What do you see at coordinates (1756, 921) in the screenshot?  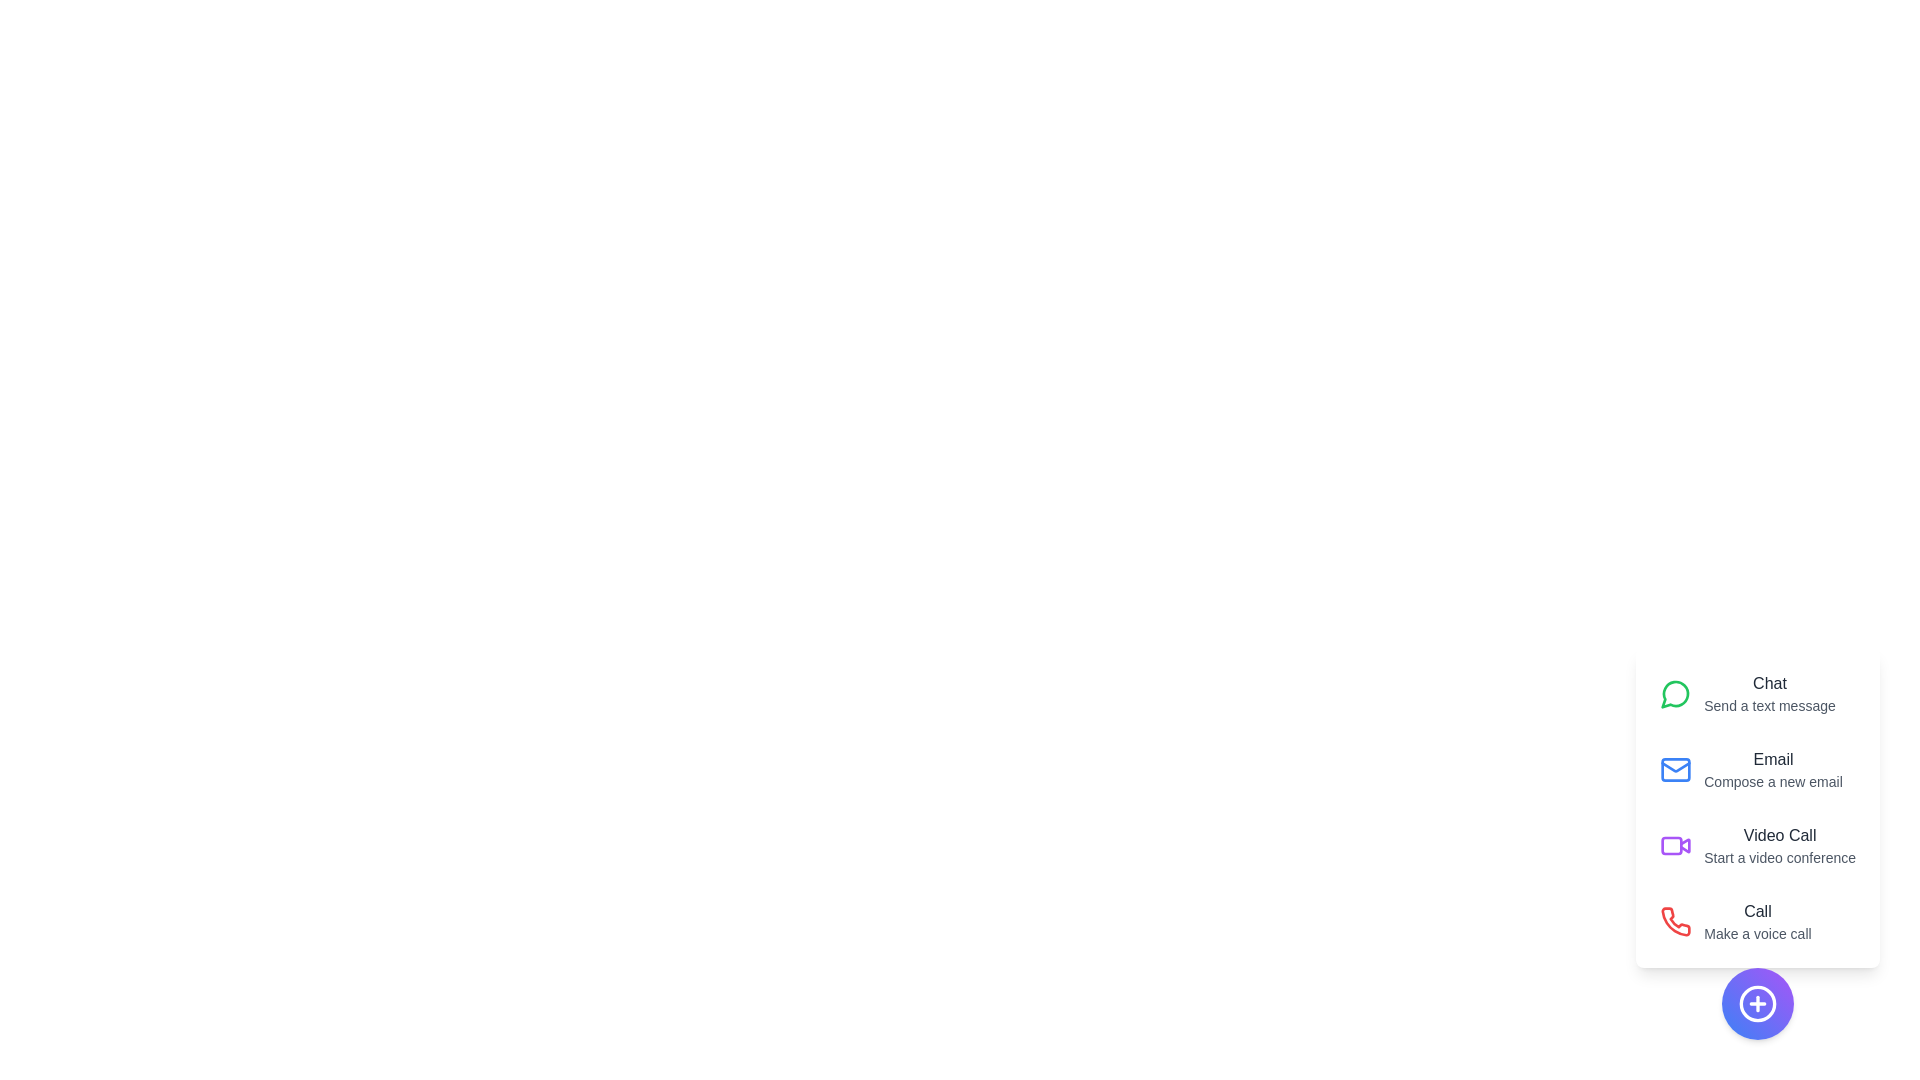 I see `the 'Call' action to make a voice call` at bounding box center [1756, 921].